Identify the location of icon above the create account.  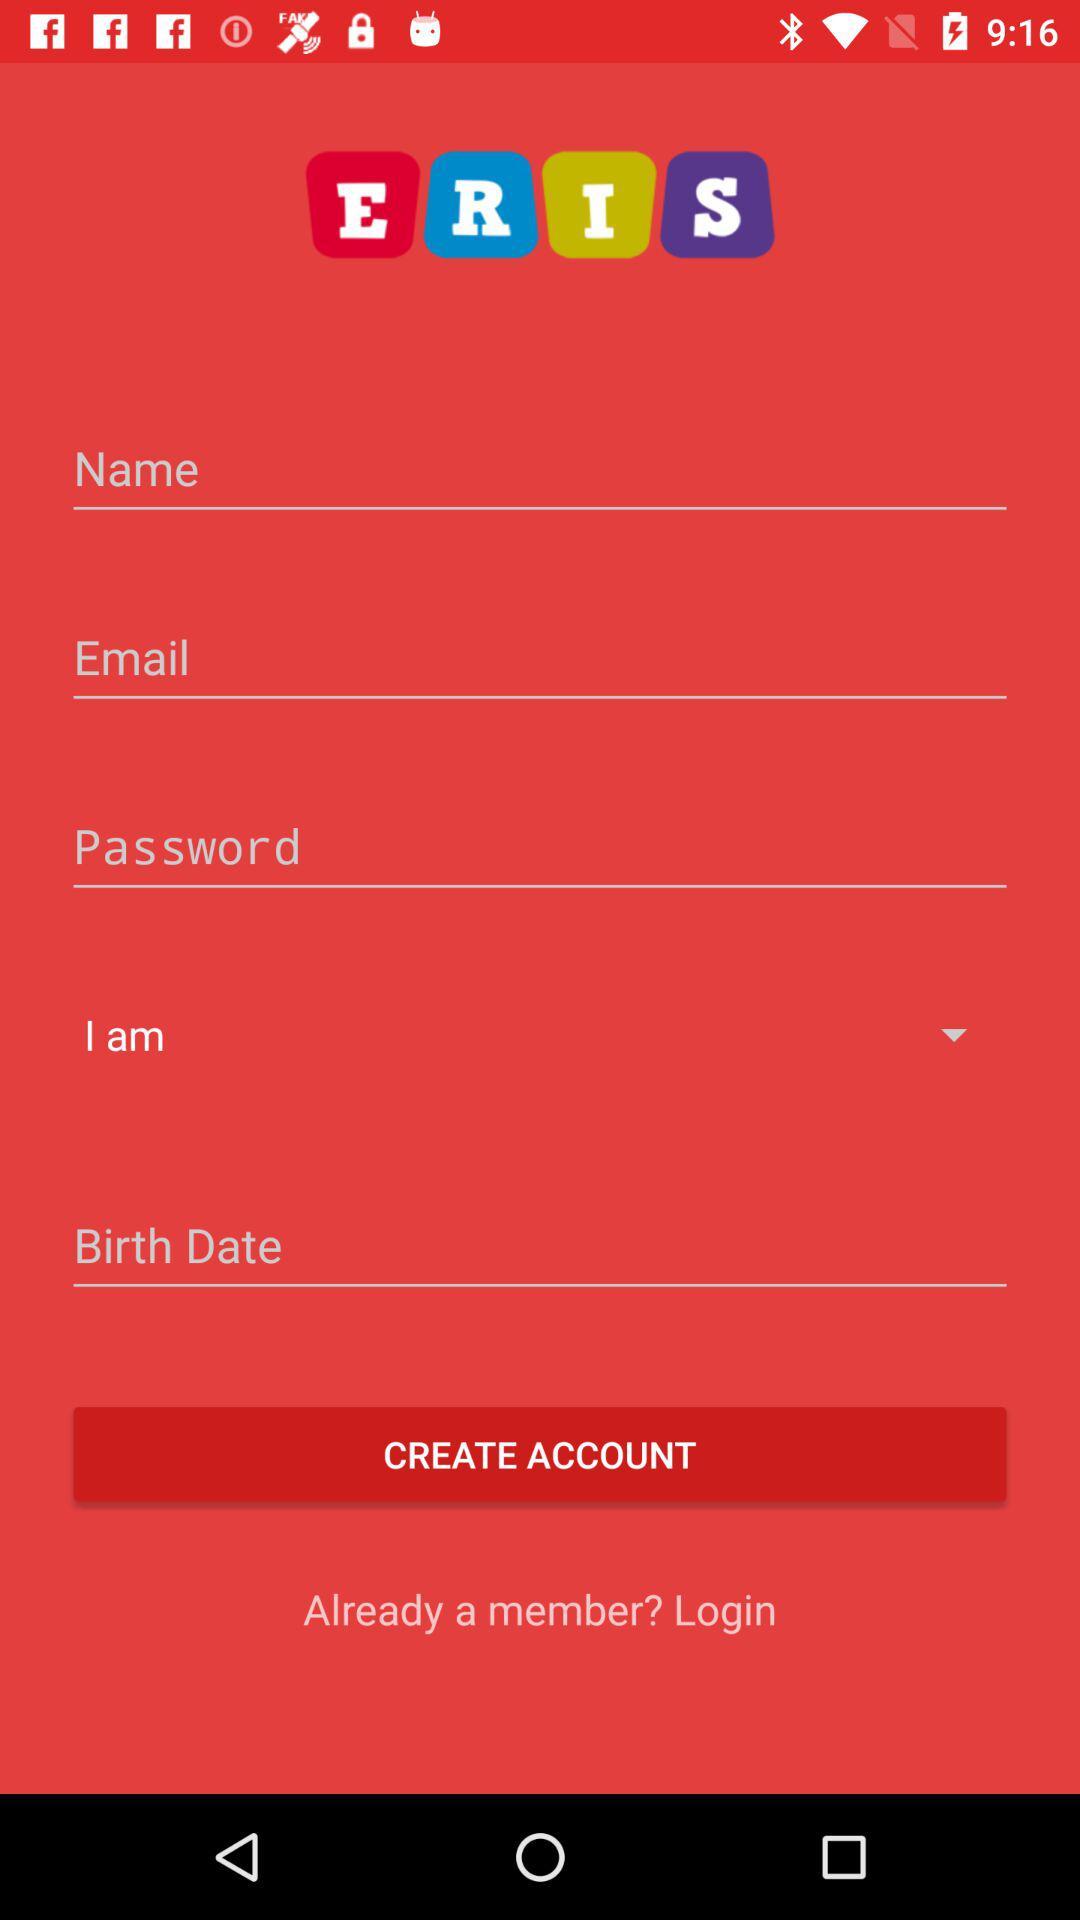
(540, 1247).